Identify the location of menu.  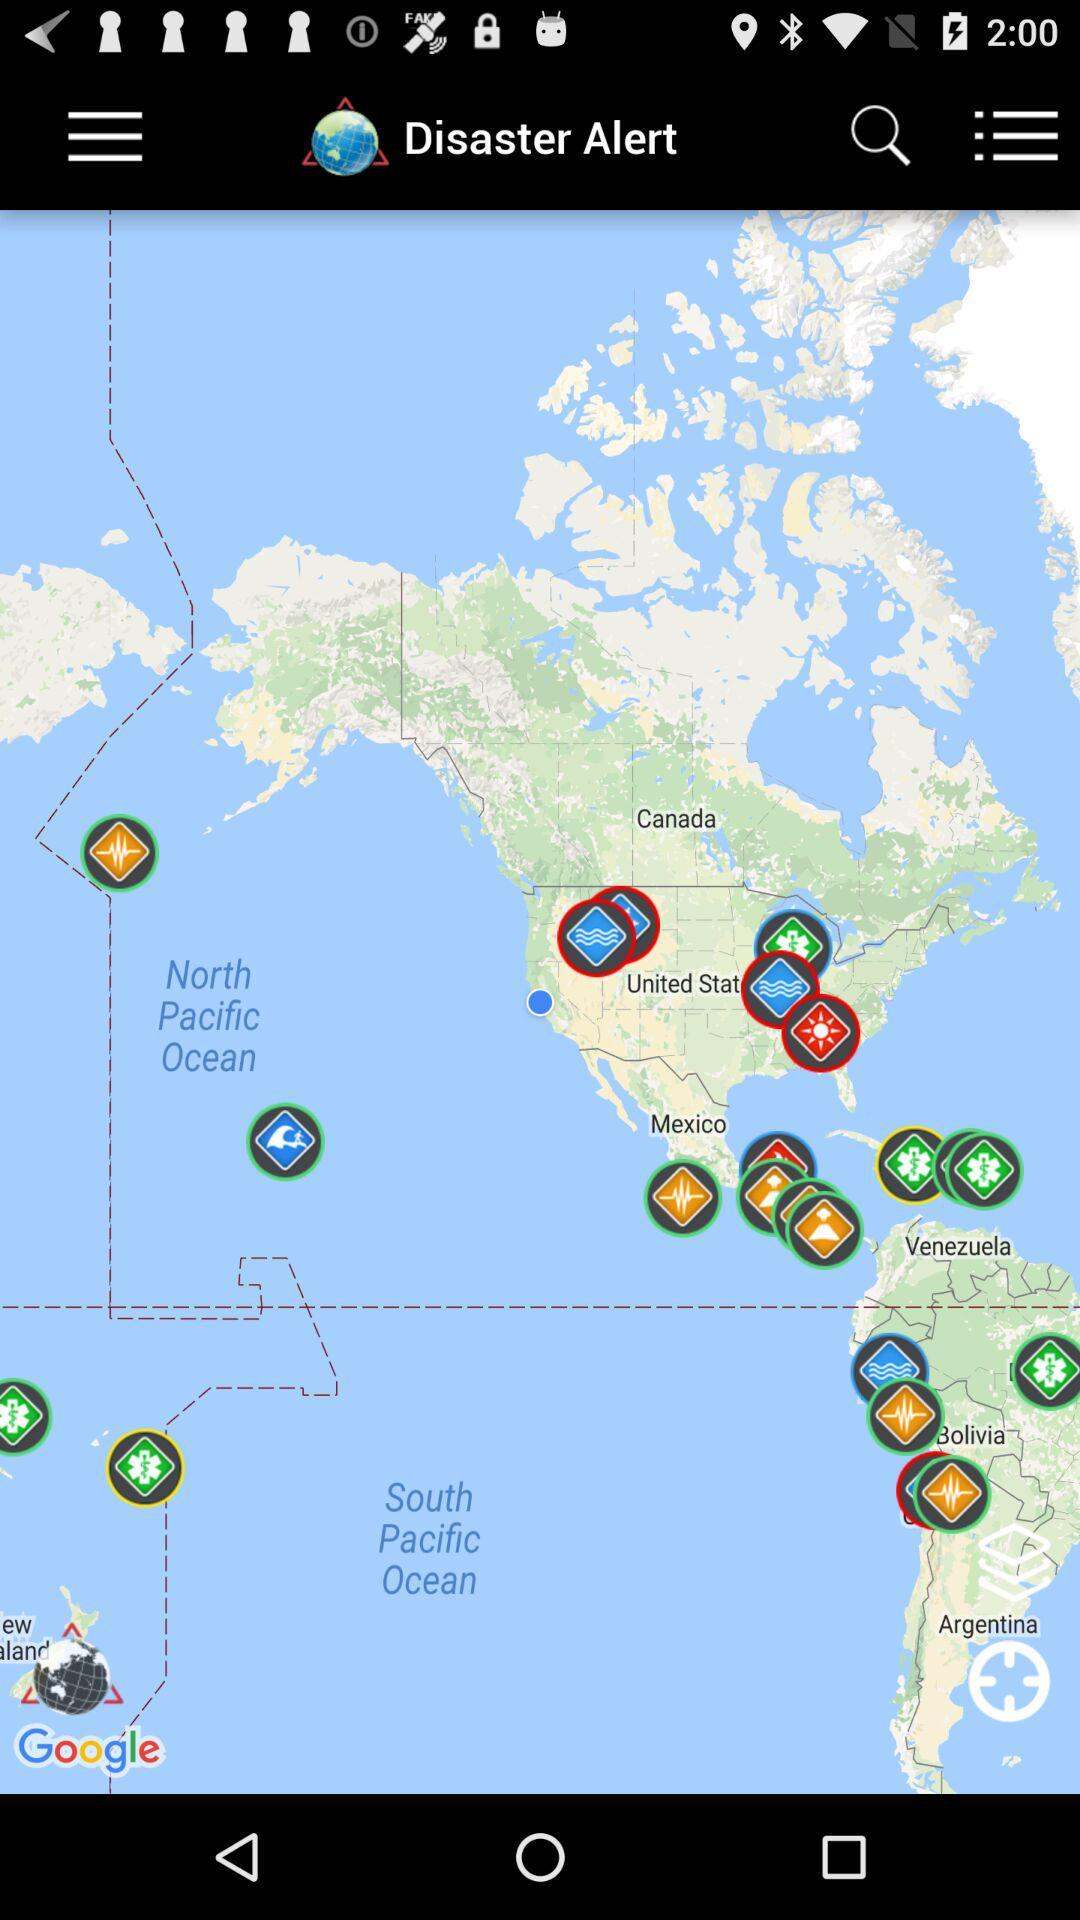
(1016, 135).